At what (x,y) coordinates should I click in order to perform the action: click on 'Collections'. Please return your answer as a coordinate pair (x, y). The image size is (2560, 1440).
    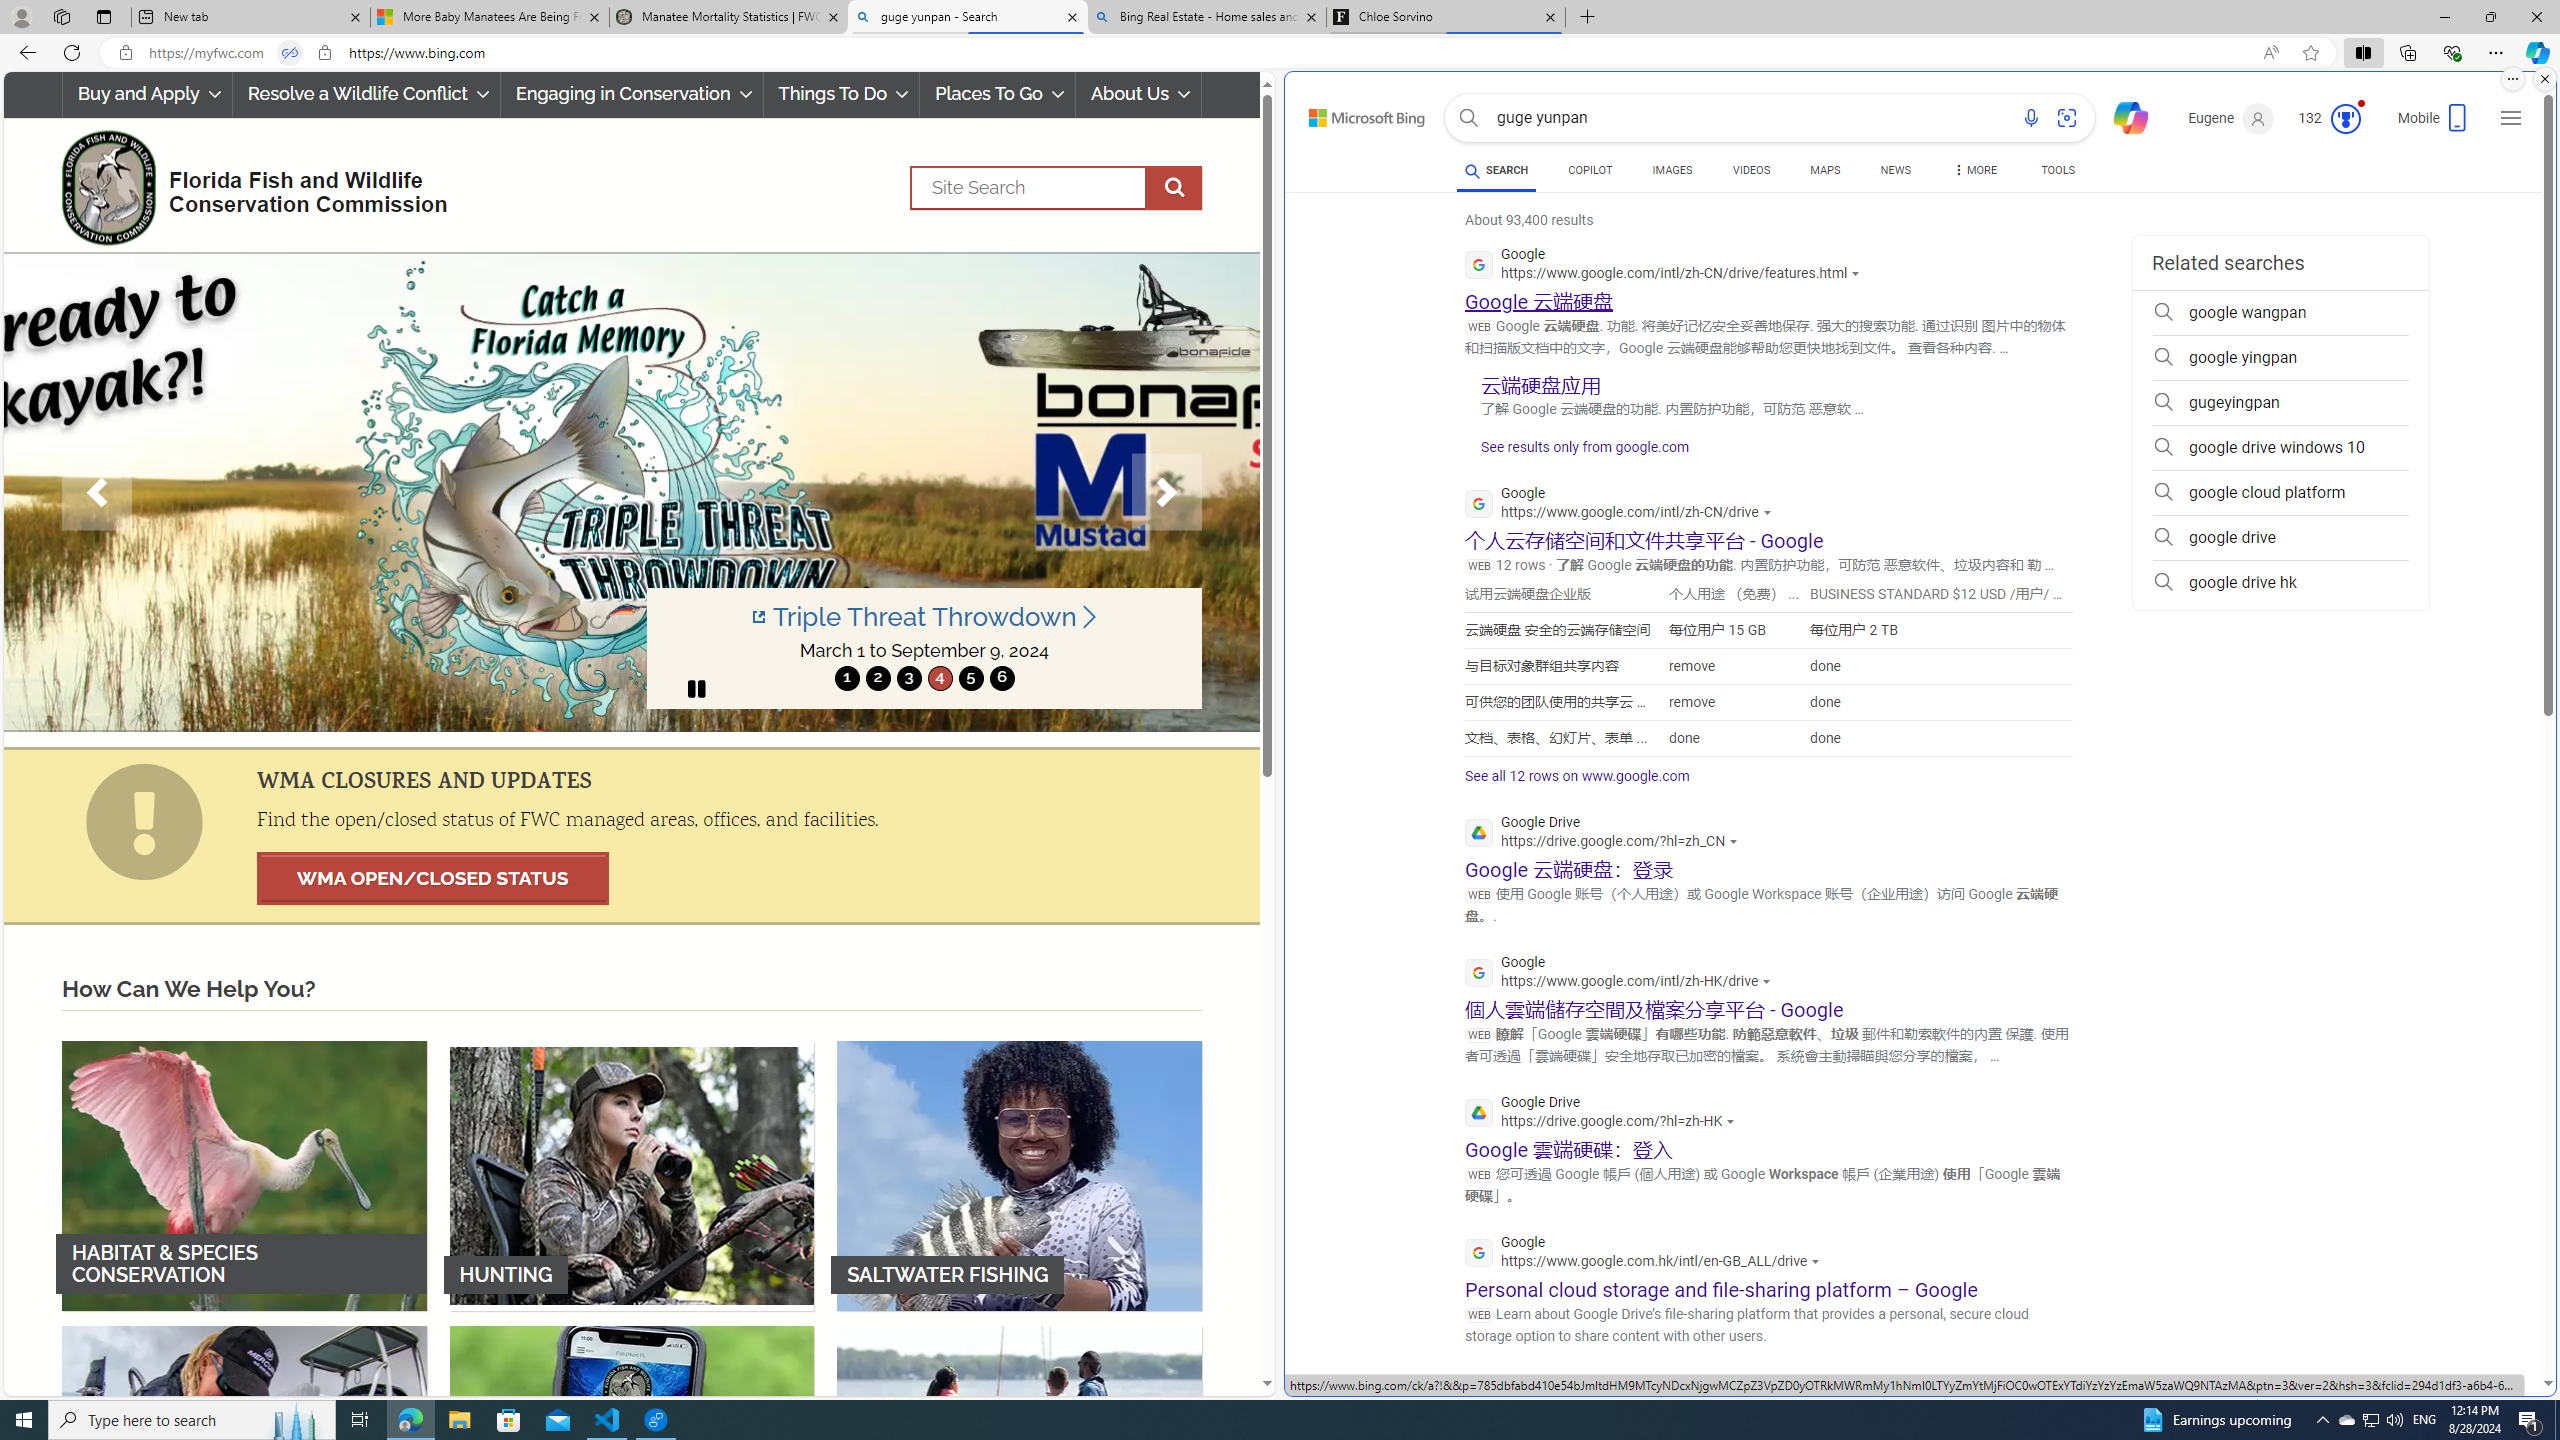
    Looking at the image, I should click on (2406, 51).